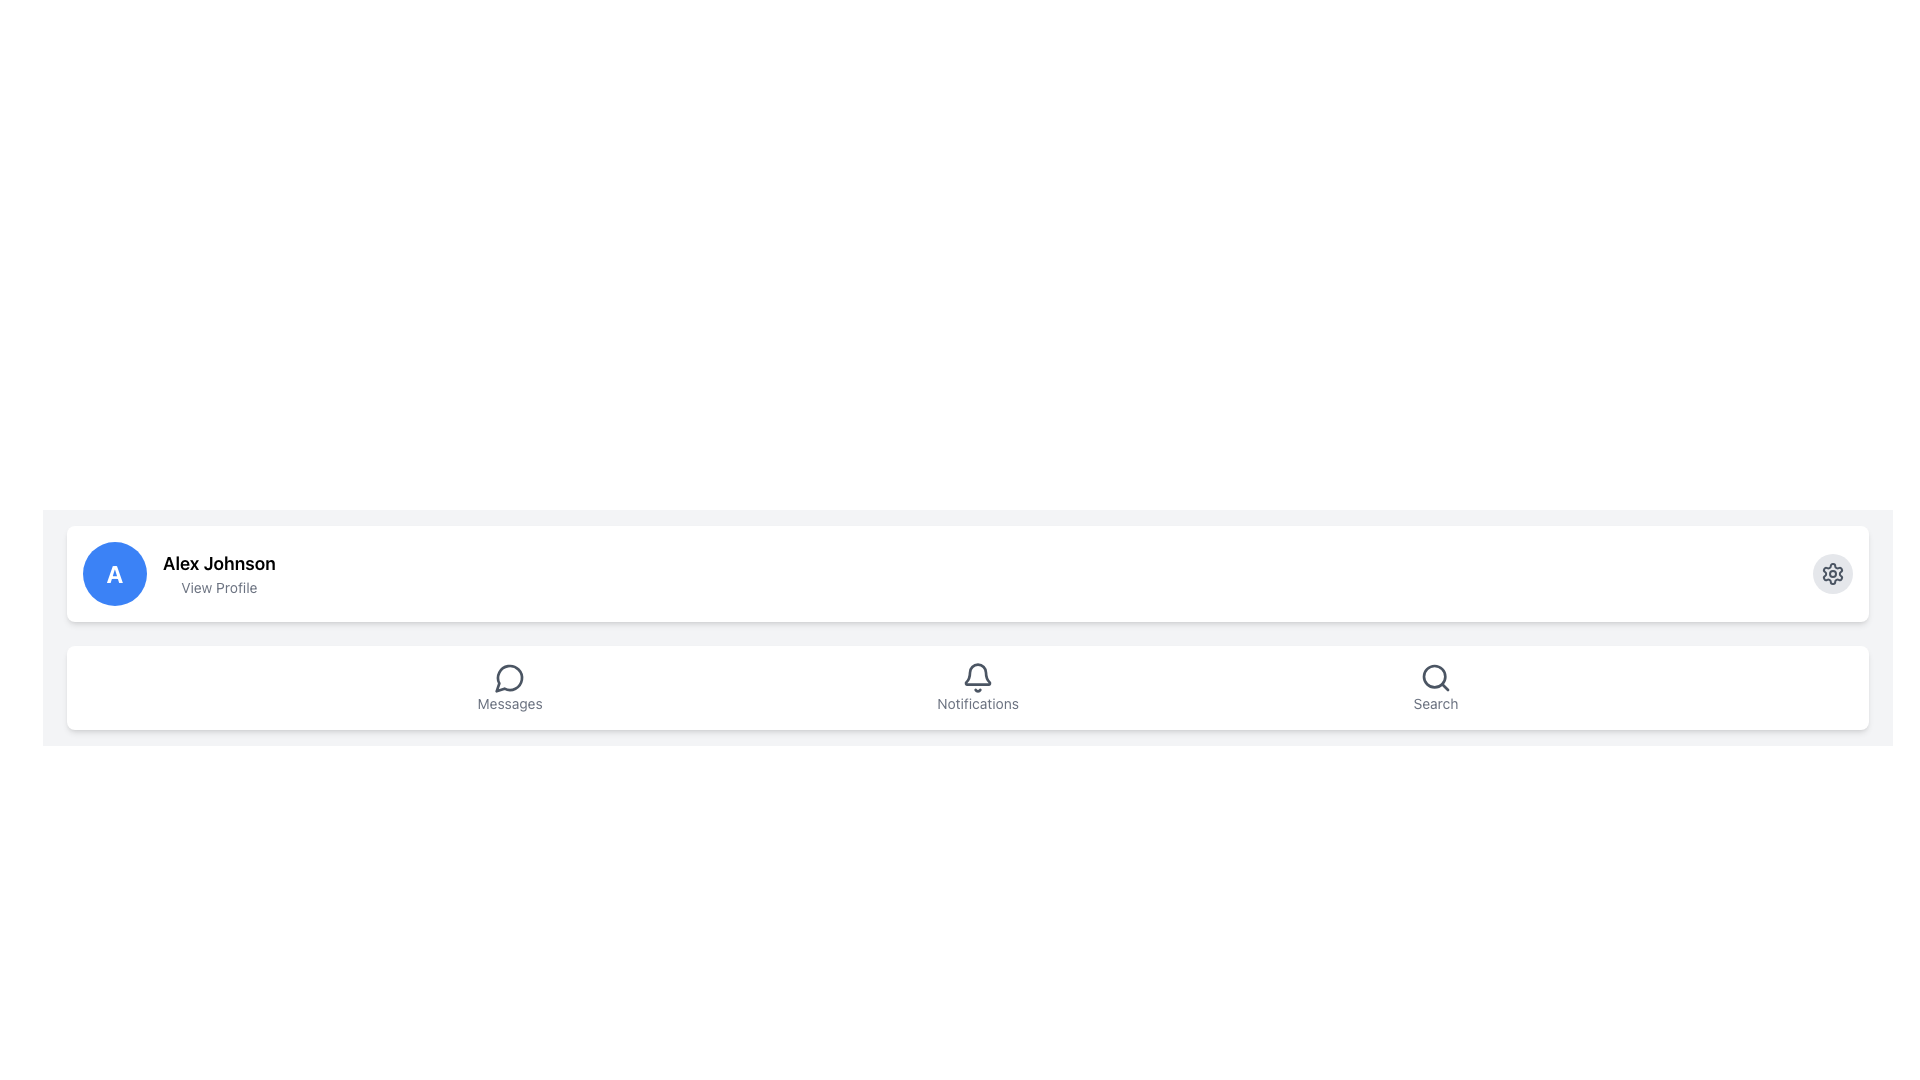 The height and width of the screenshot is (1080, 1920). Describe the element at coordinates (978, 703) in the screenshot. I see `the 'Notifications' label, which is a small text label styled with a gray font and located underneath a bell icon in the navigation bar` at that location.